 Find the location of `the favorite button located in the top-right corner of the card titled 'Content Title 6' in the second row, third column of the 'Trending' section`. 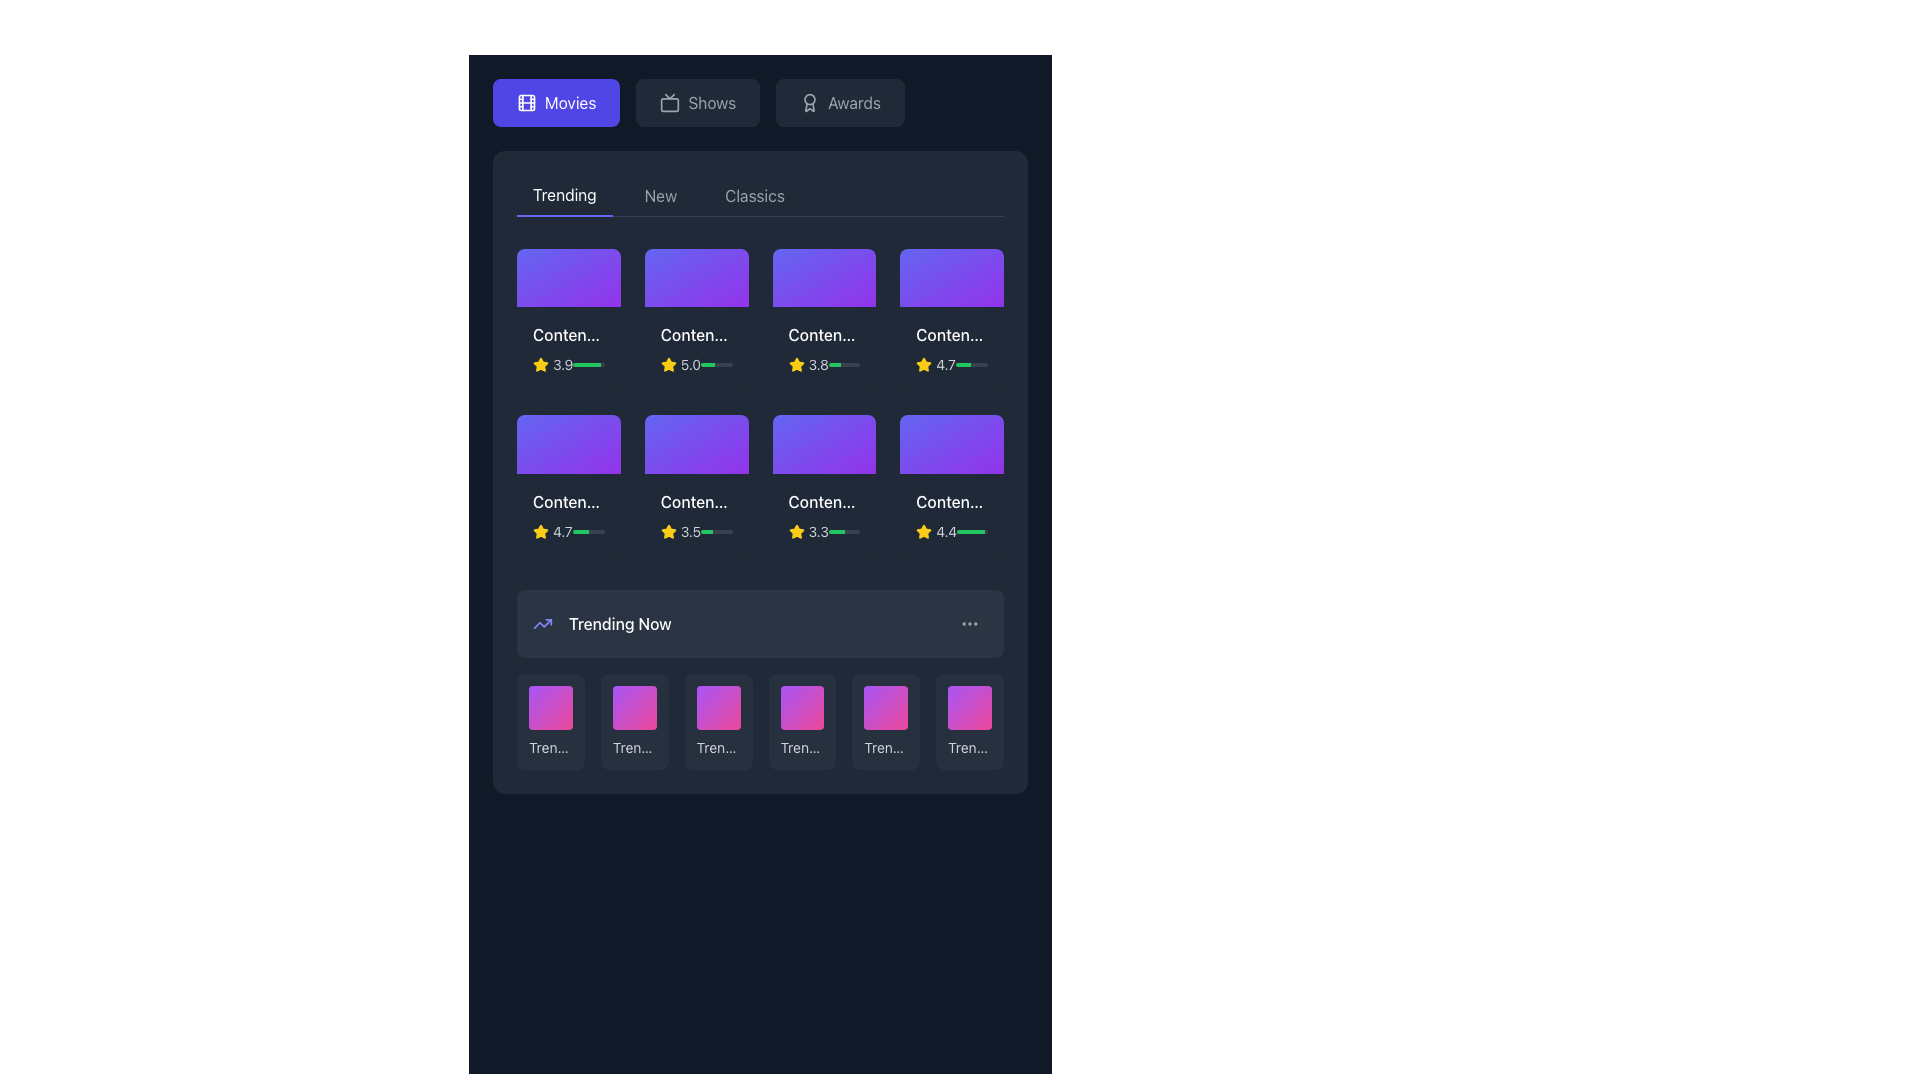

the favorite button located in the top-right corner of the card titled 'Content Title 6' in the second row, third column of the 'Trending' section is located at coordinates (727, 434).